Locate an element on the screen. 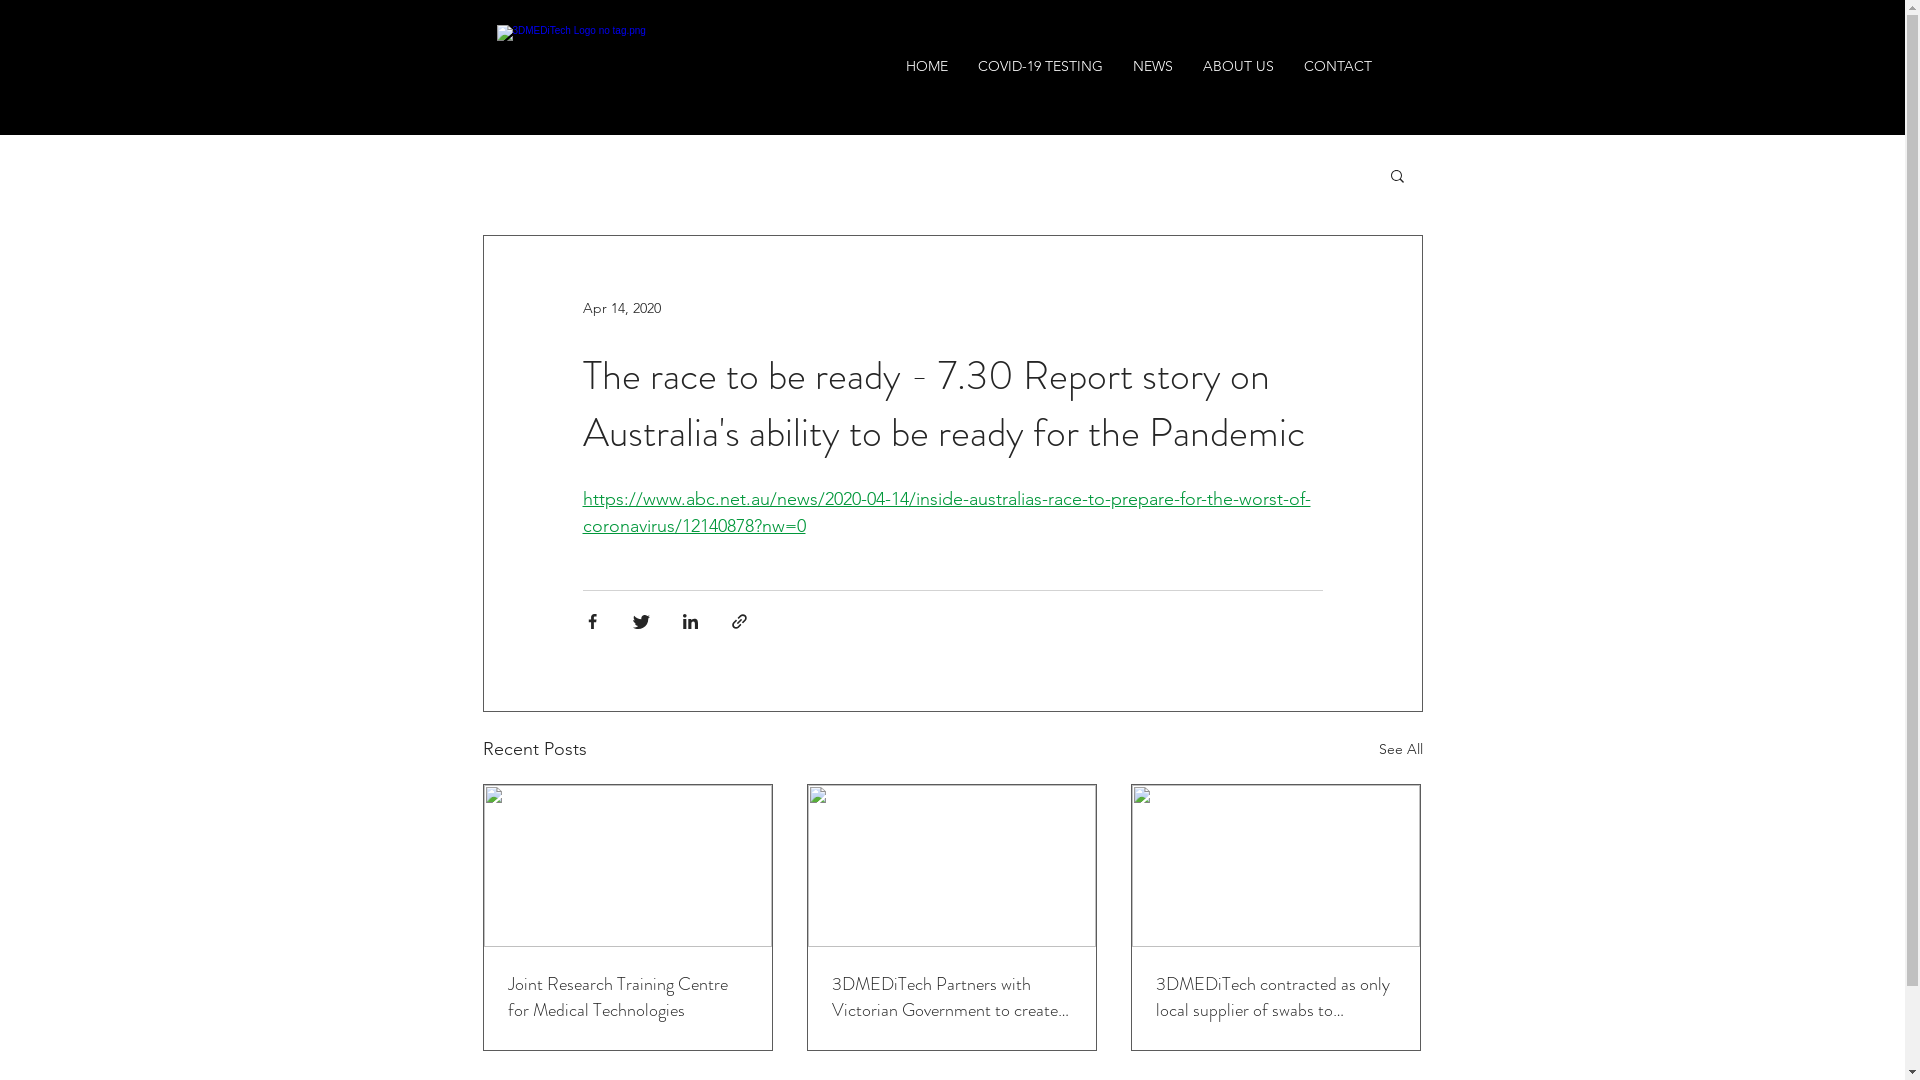 This screenshot has height=1080, width=1920. 'NEWS' is located at coordinates (1152, 65).